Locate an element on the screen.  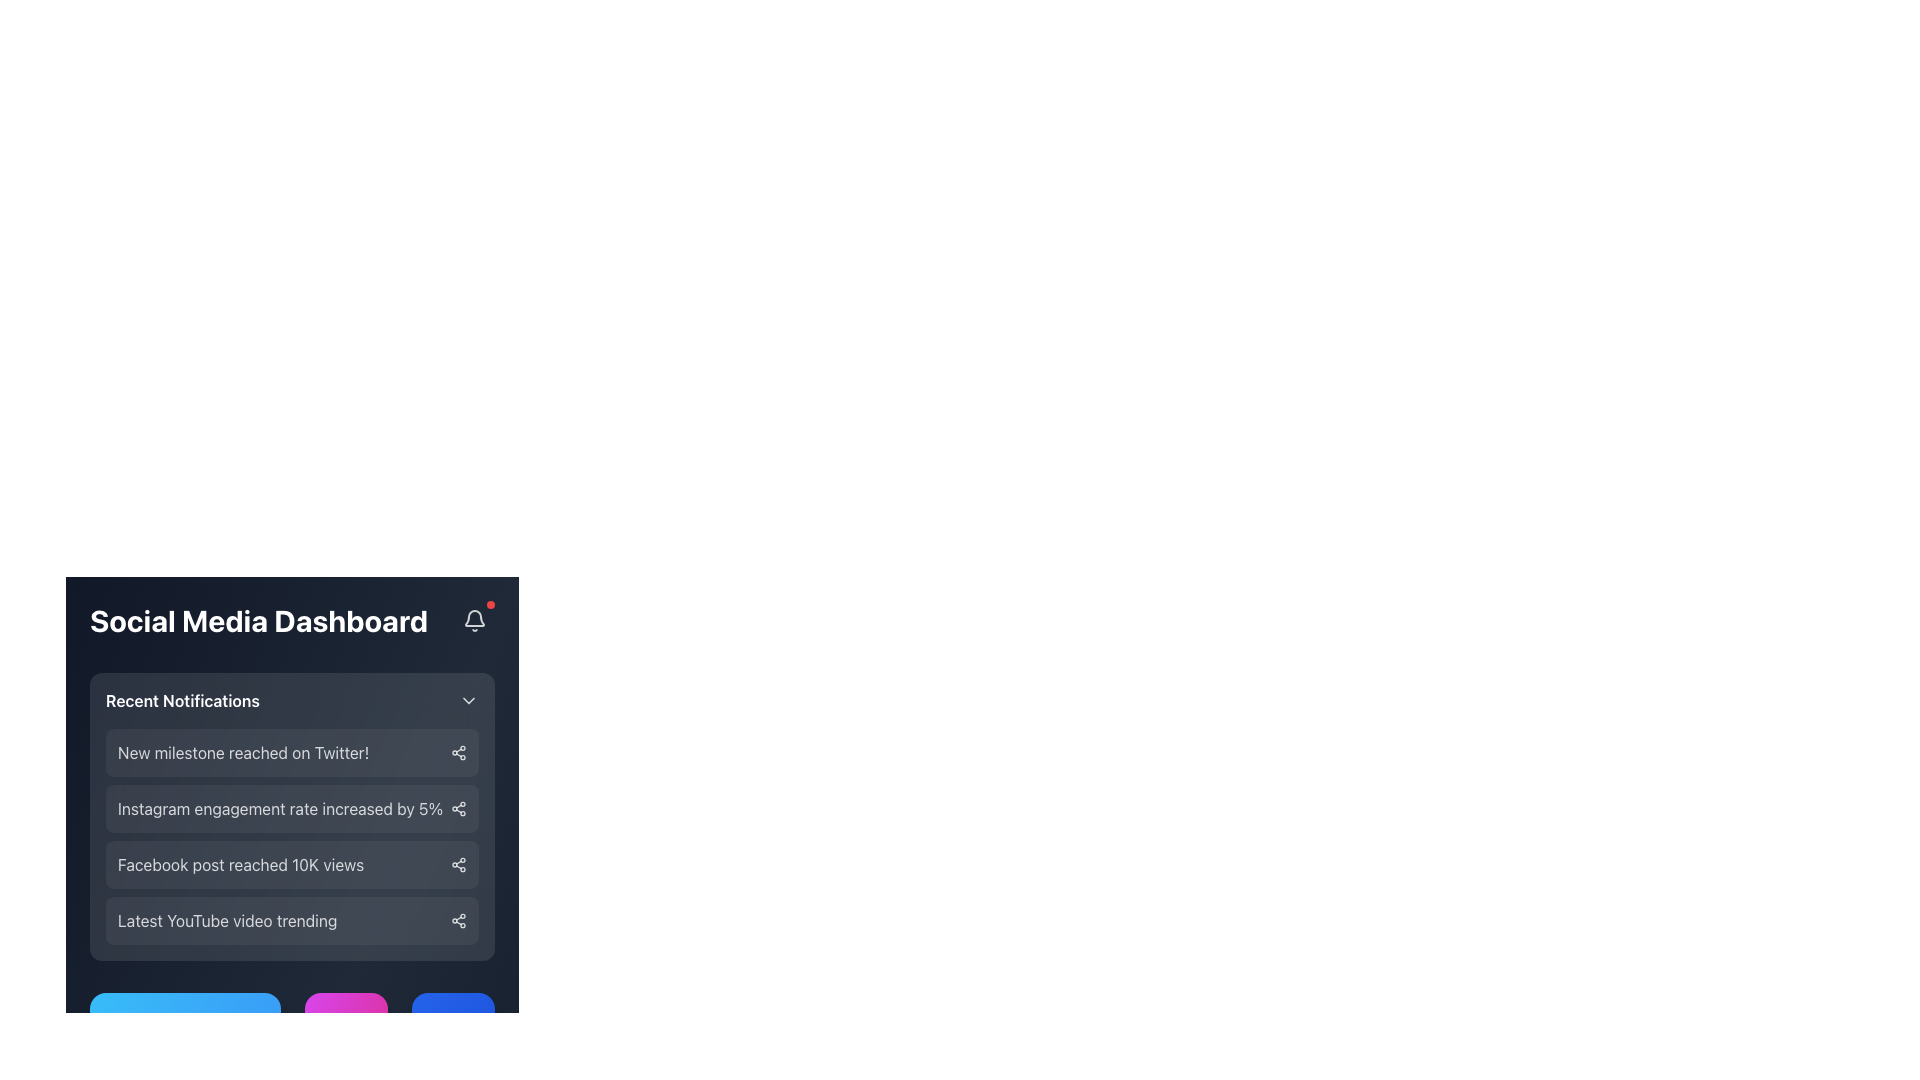
the notification card that displays 'Instagram engagement rate increased by 5%' in the 'Recent Notifications' section of the 'Social Media Dashboard' is located at coordinates (291, 817).